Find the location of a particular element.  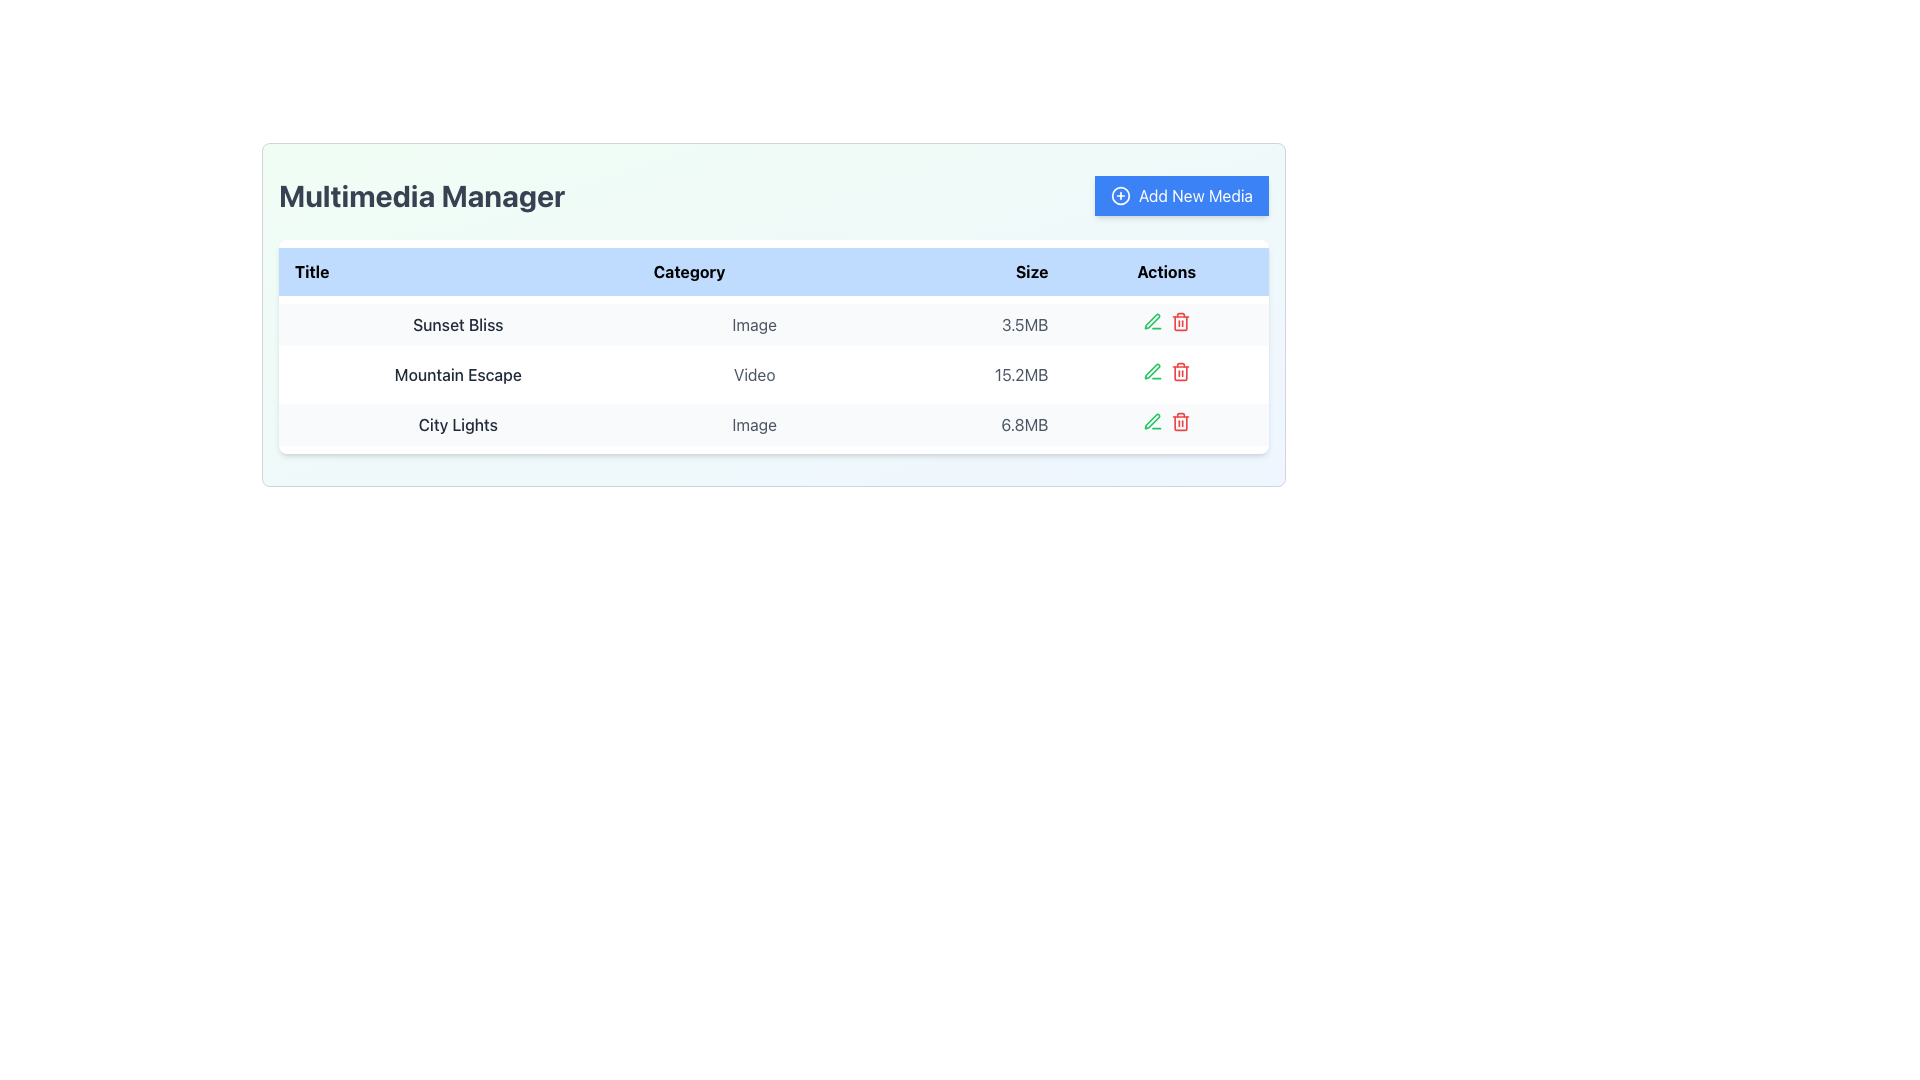

the Text Label element displaying 'Mountain Escape', which is the first text entry in the second row of the table under the 'Title' column is located at coordinates (457, 374).